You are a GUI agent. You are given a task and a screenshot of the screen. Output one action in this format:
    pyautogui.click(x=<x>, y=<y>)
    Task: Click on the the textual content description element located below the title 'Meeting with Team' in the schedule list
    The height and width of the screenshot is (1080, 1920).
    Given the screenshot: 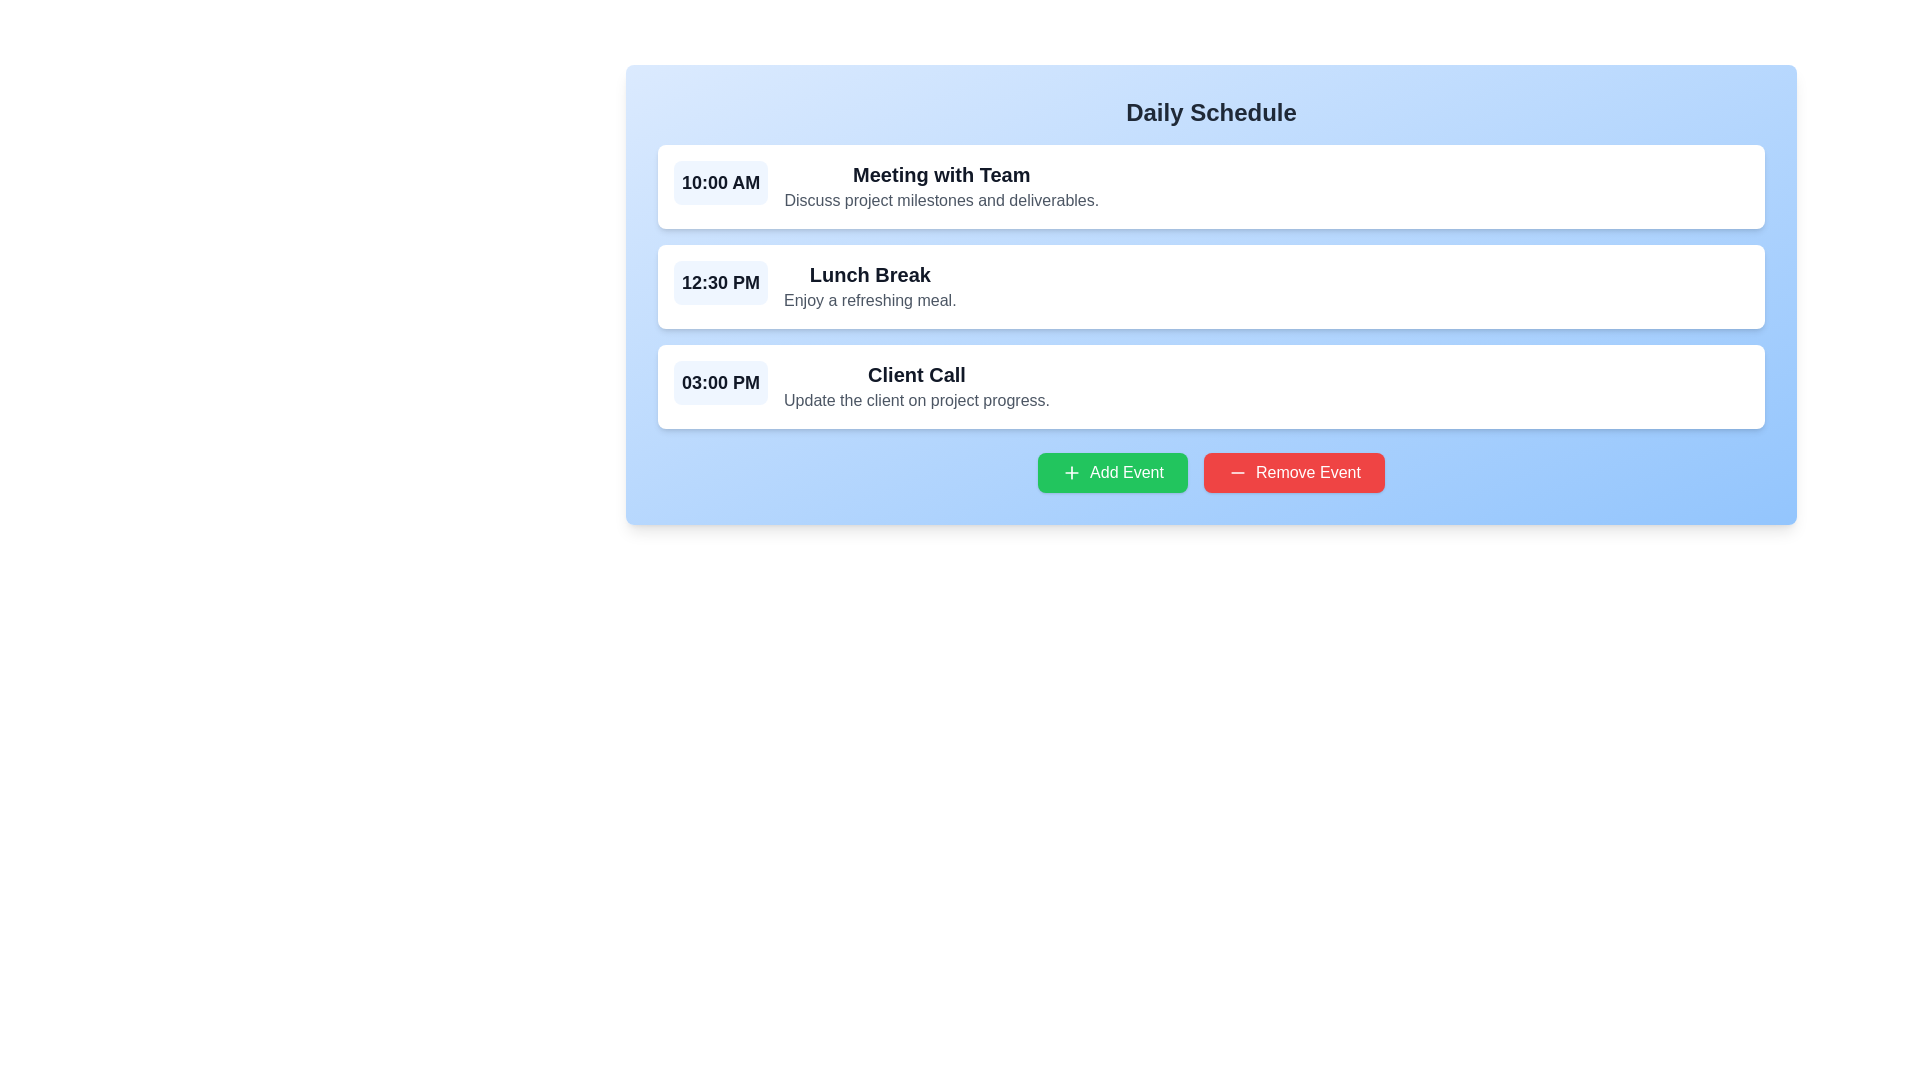 What is the action you would take?
    pyautogui.click(x=940, y=200)
    